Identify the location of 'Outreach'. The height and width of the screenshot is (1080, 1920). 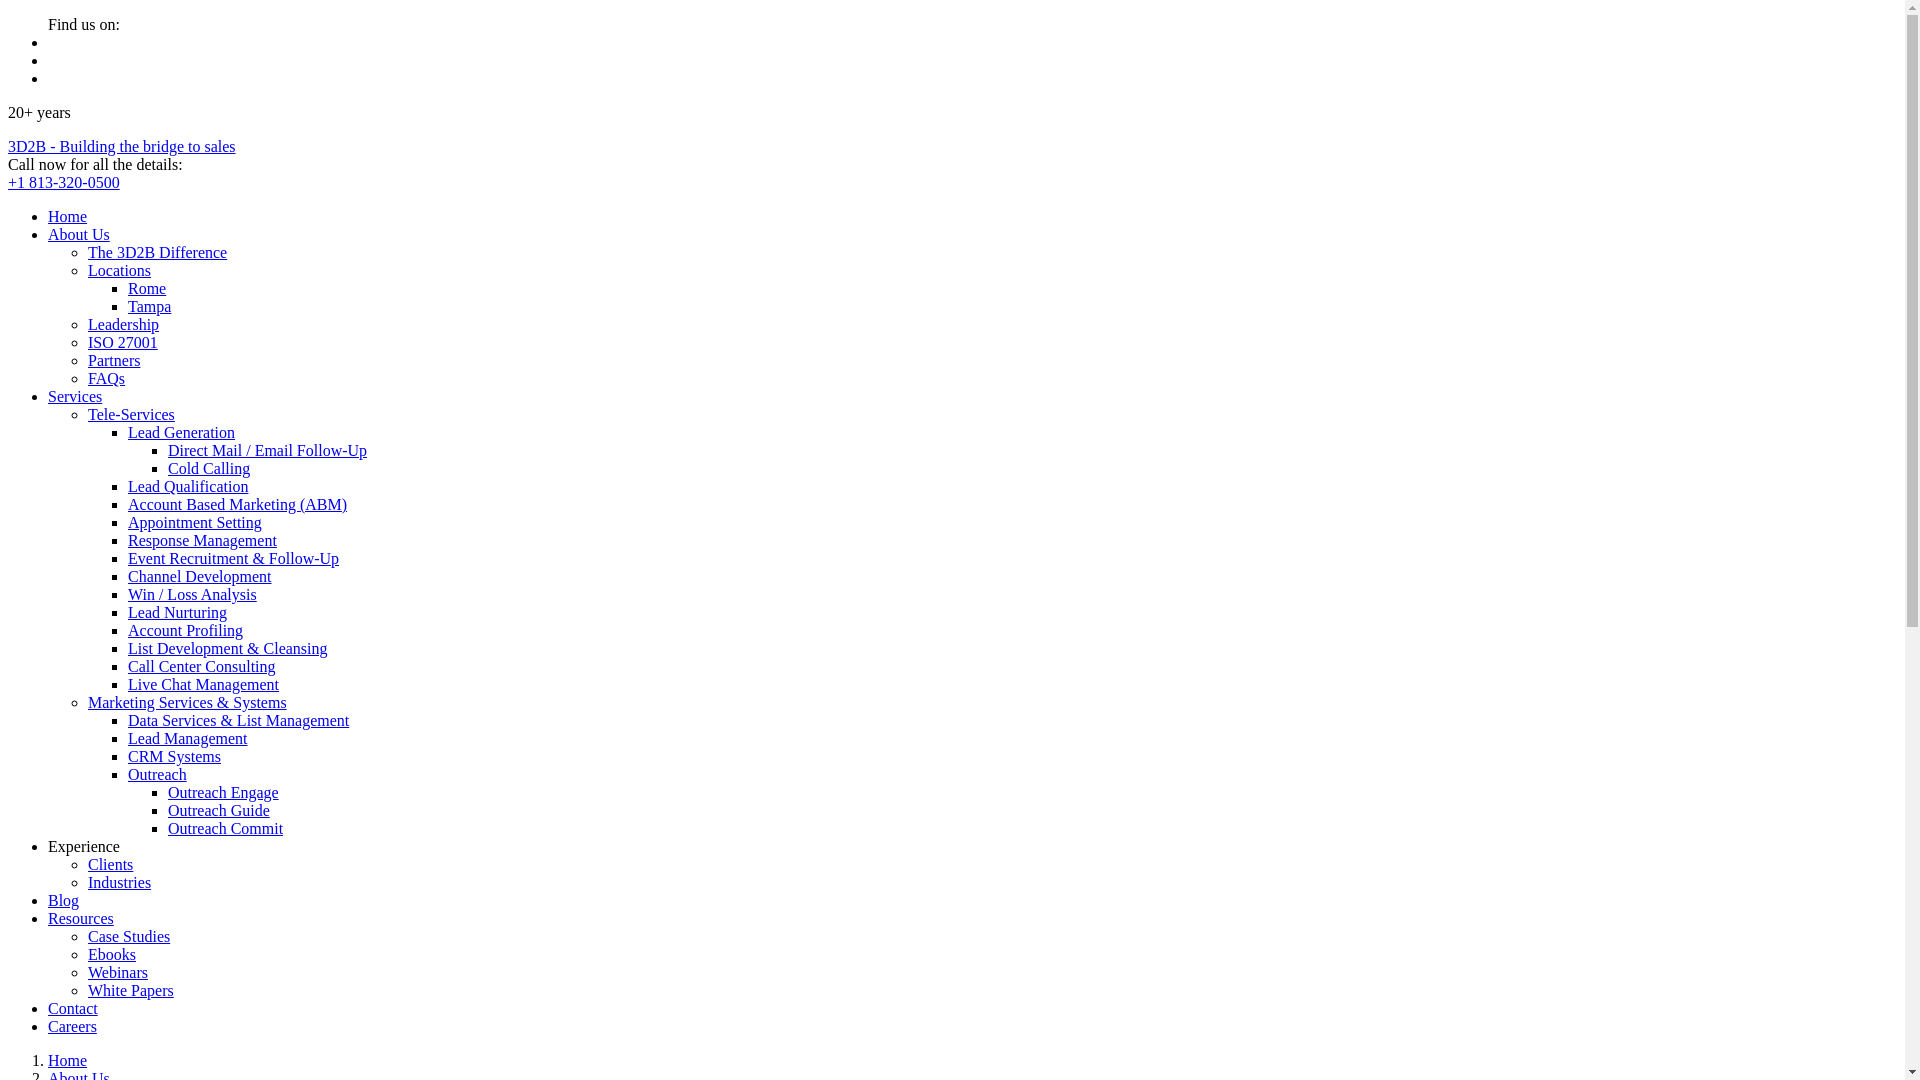
(156, 773).